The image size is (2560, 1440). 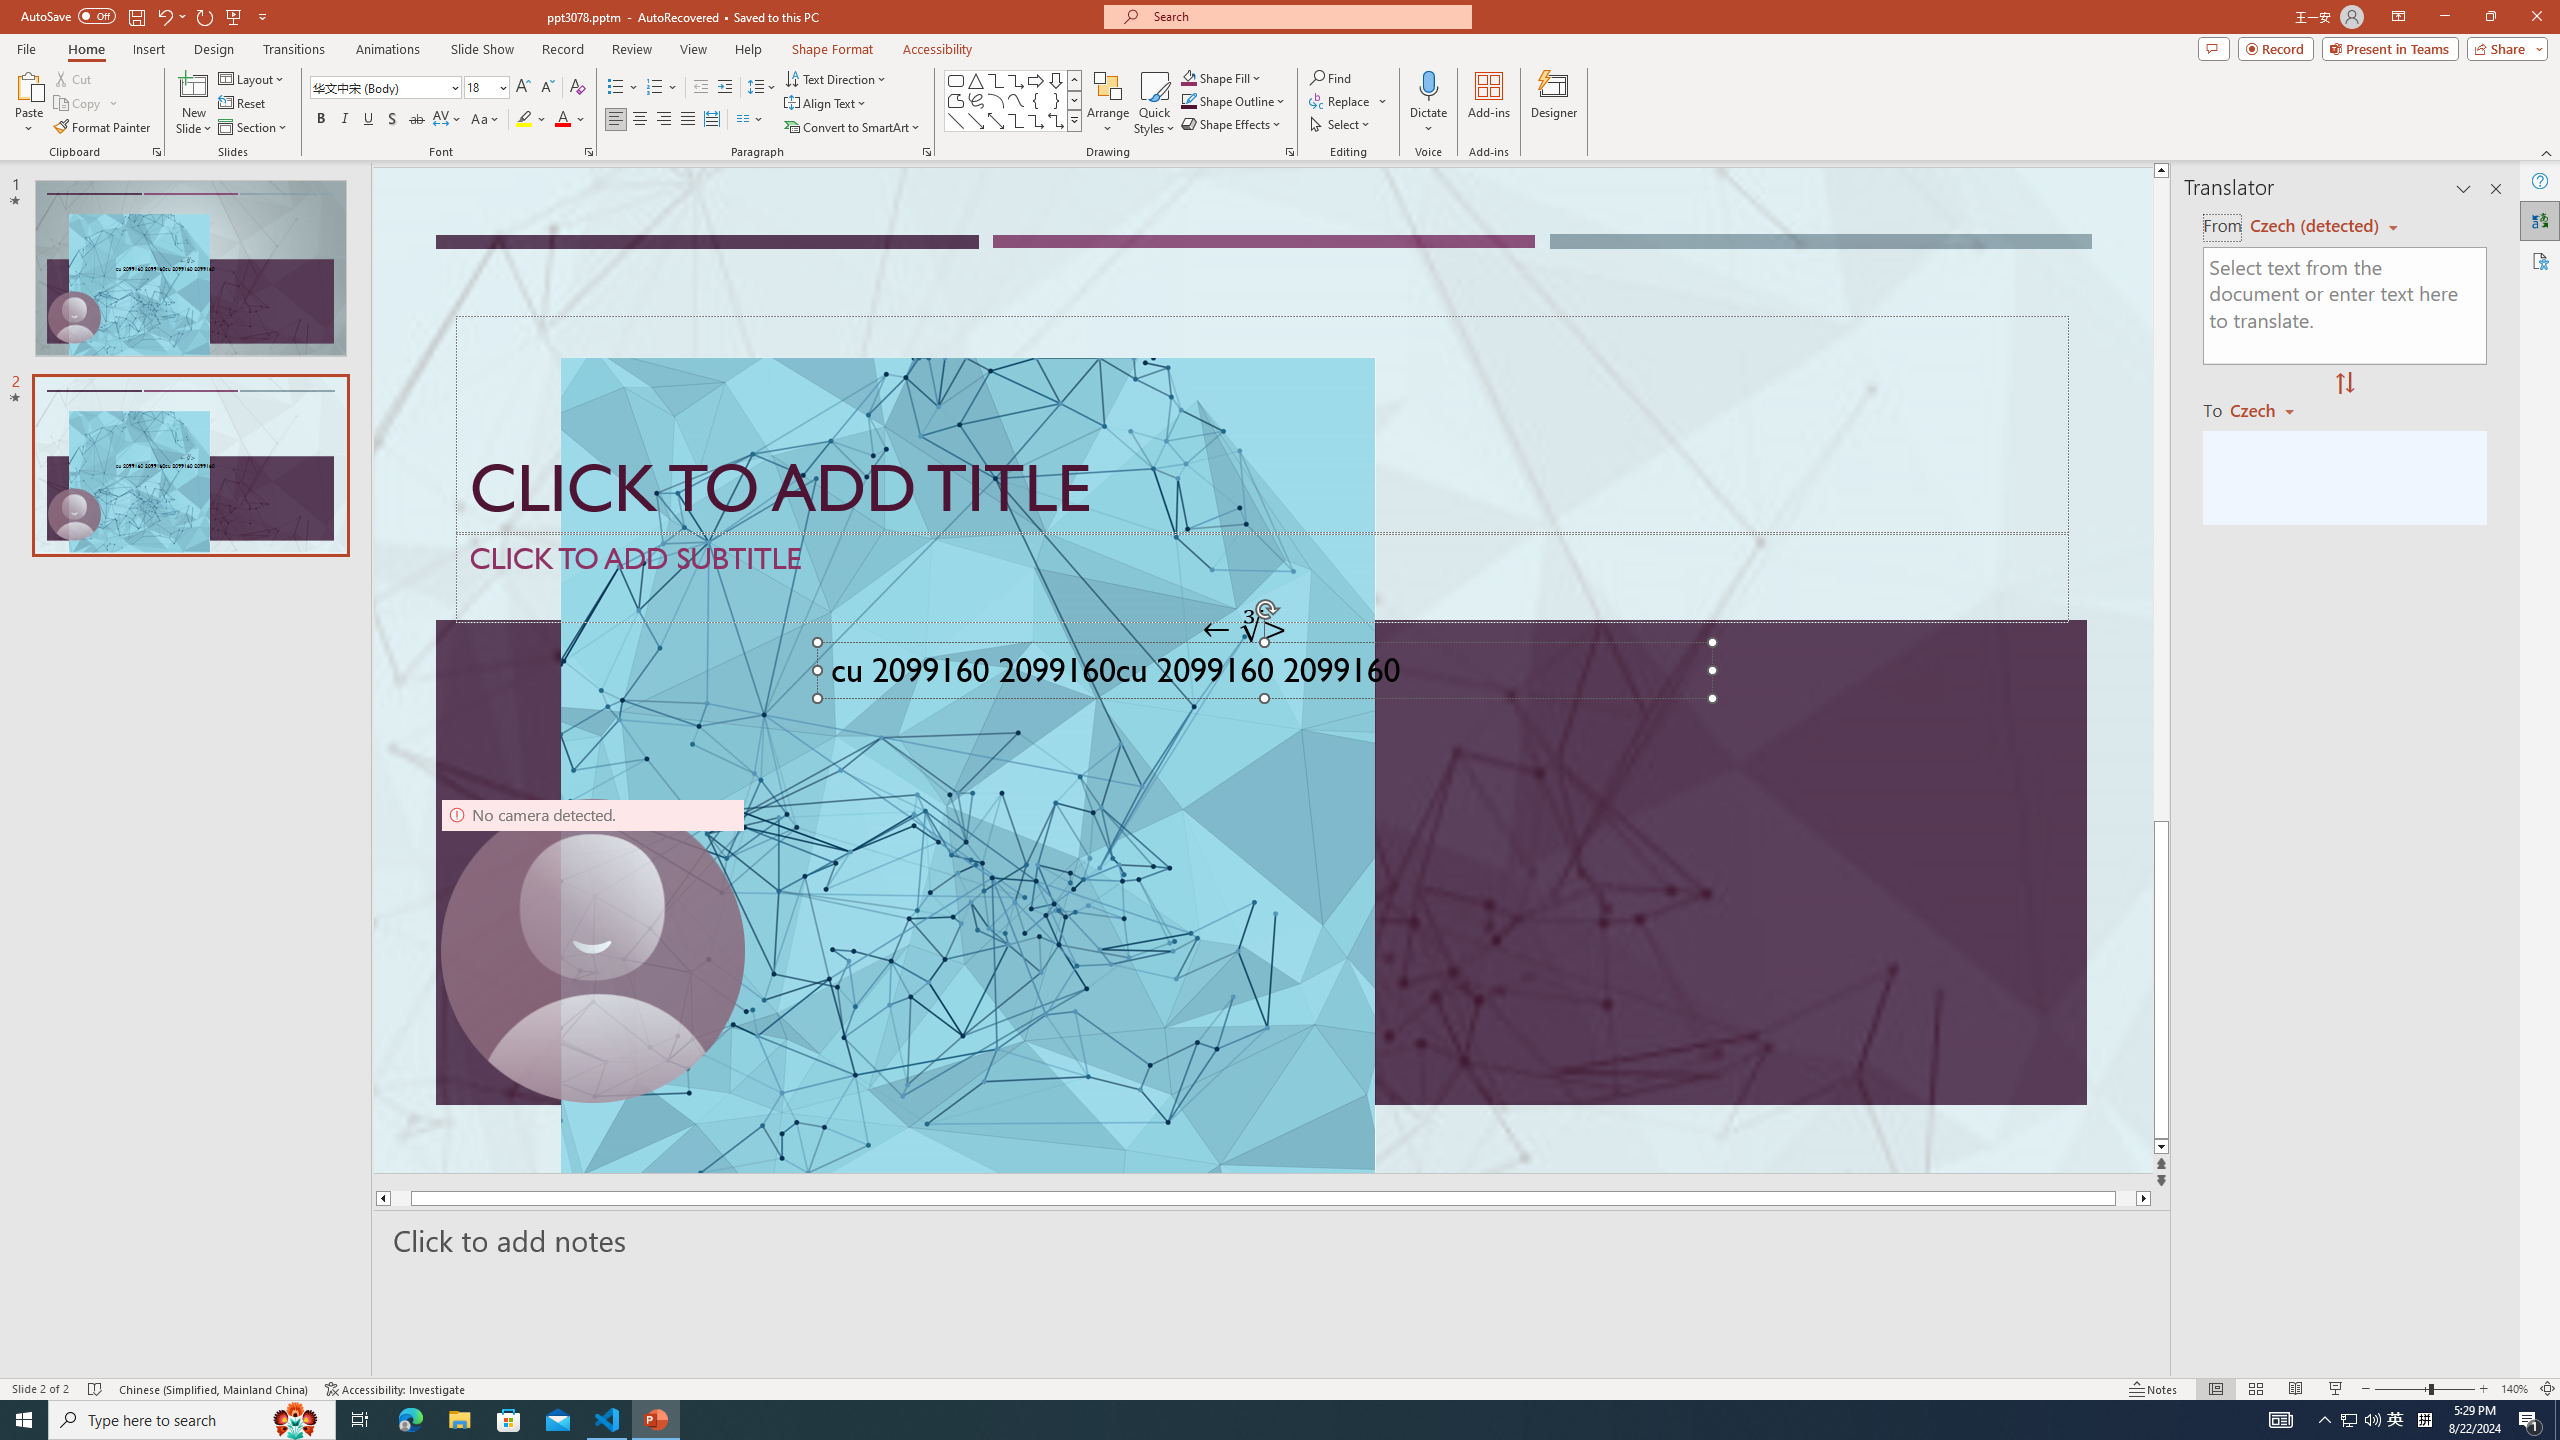 I want to click on 'Camera 9, No camera detected.', so click(x=591, y=950).